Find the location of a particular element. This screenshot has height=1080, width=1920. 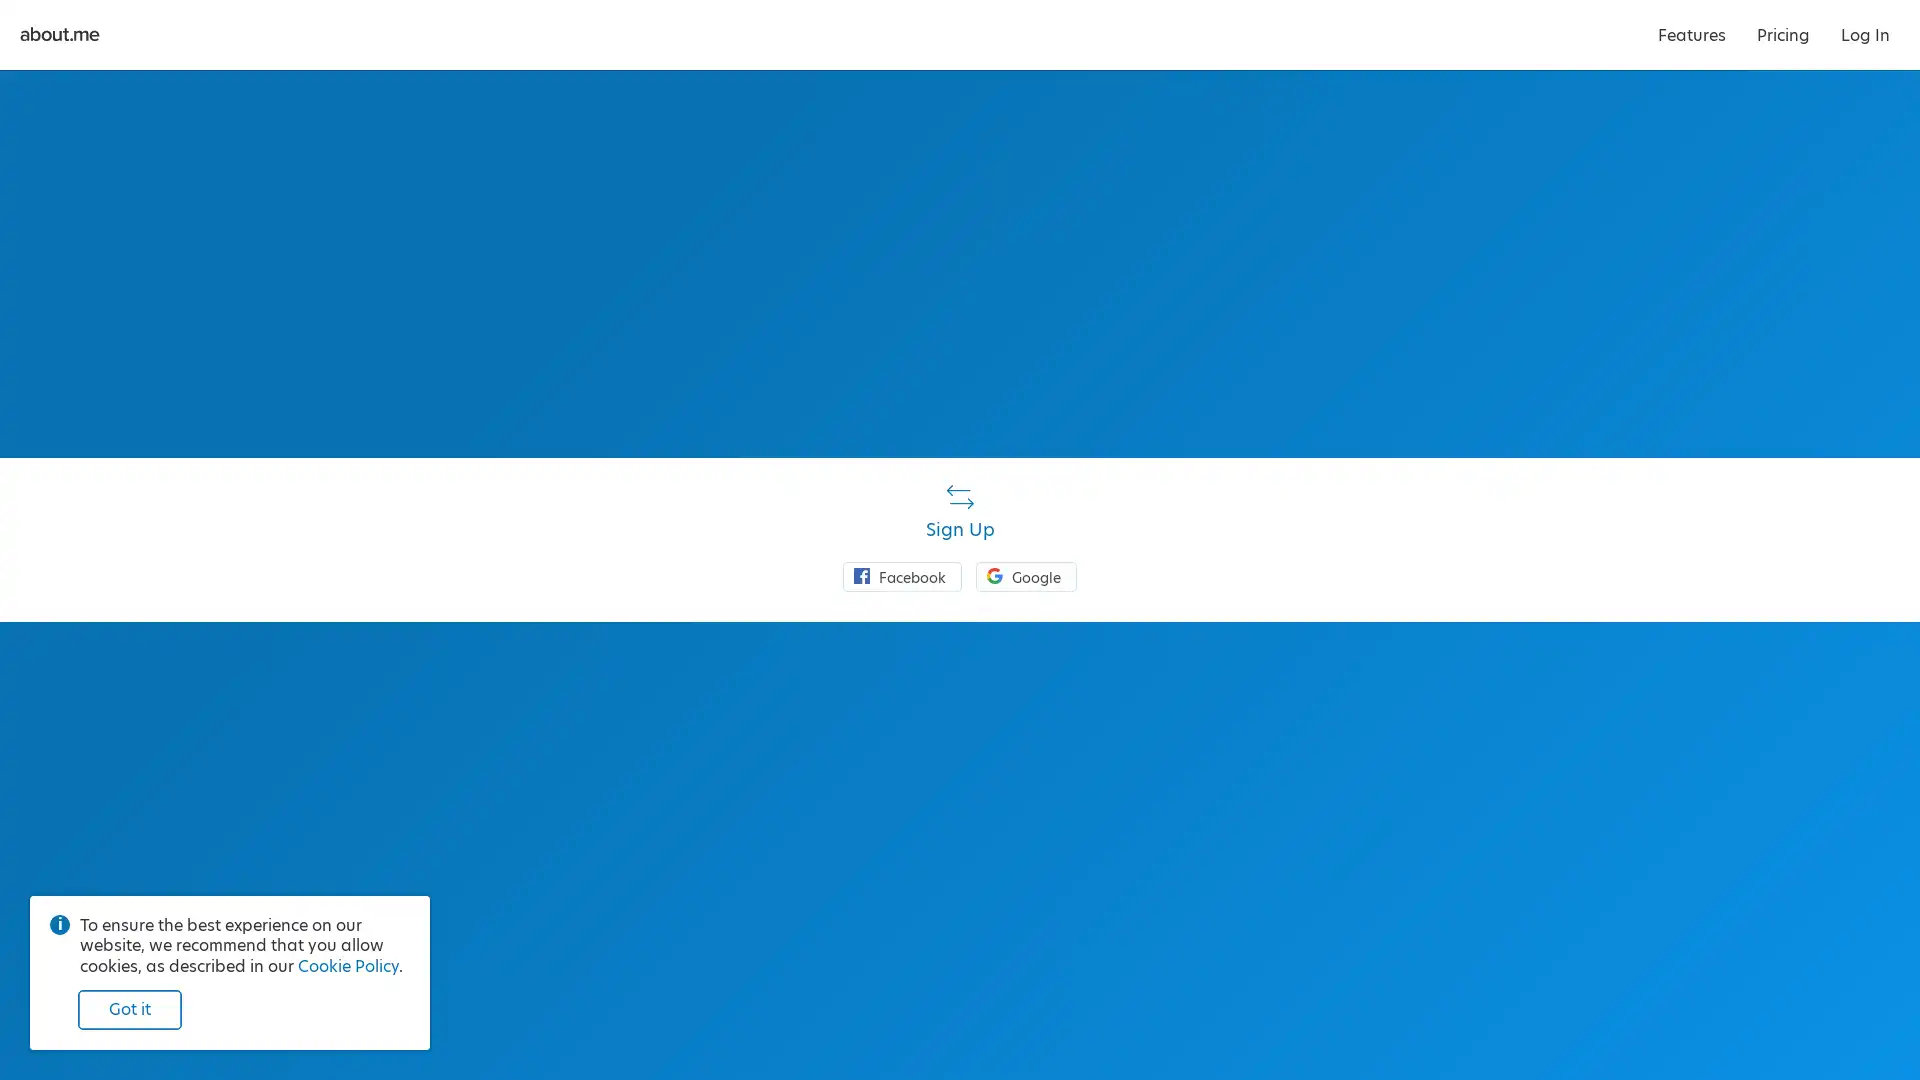

Google is located at coordinates (1026, 575).